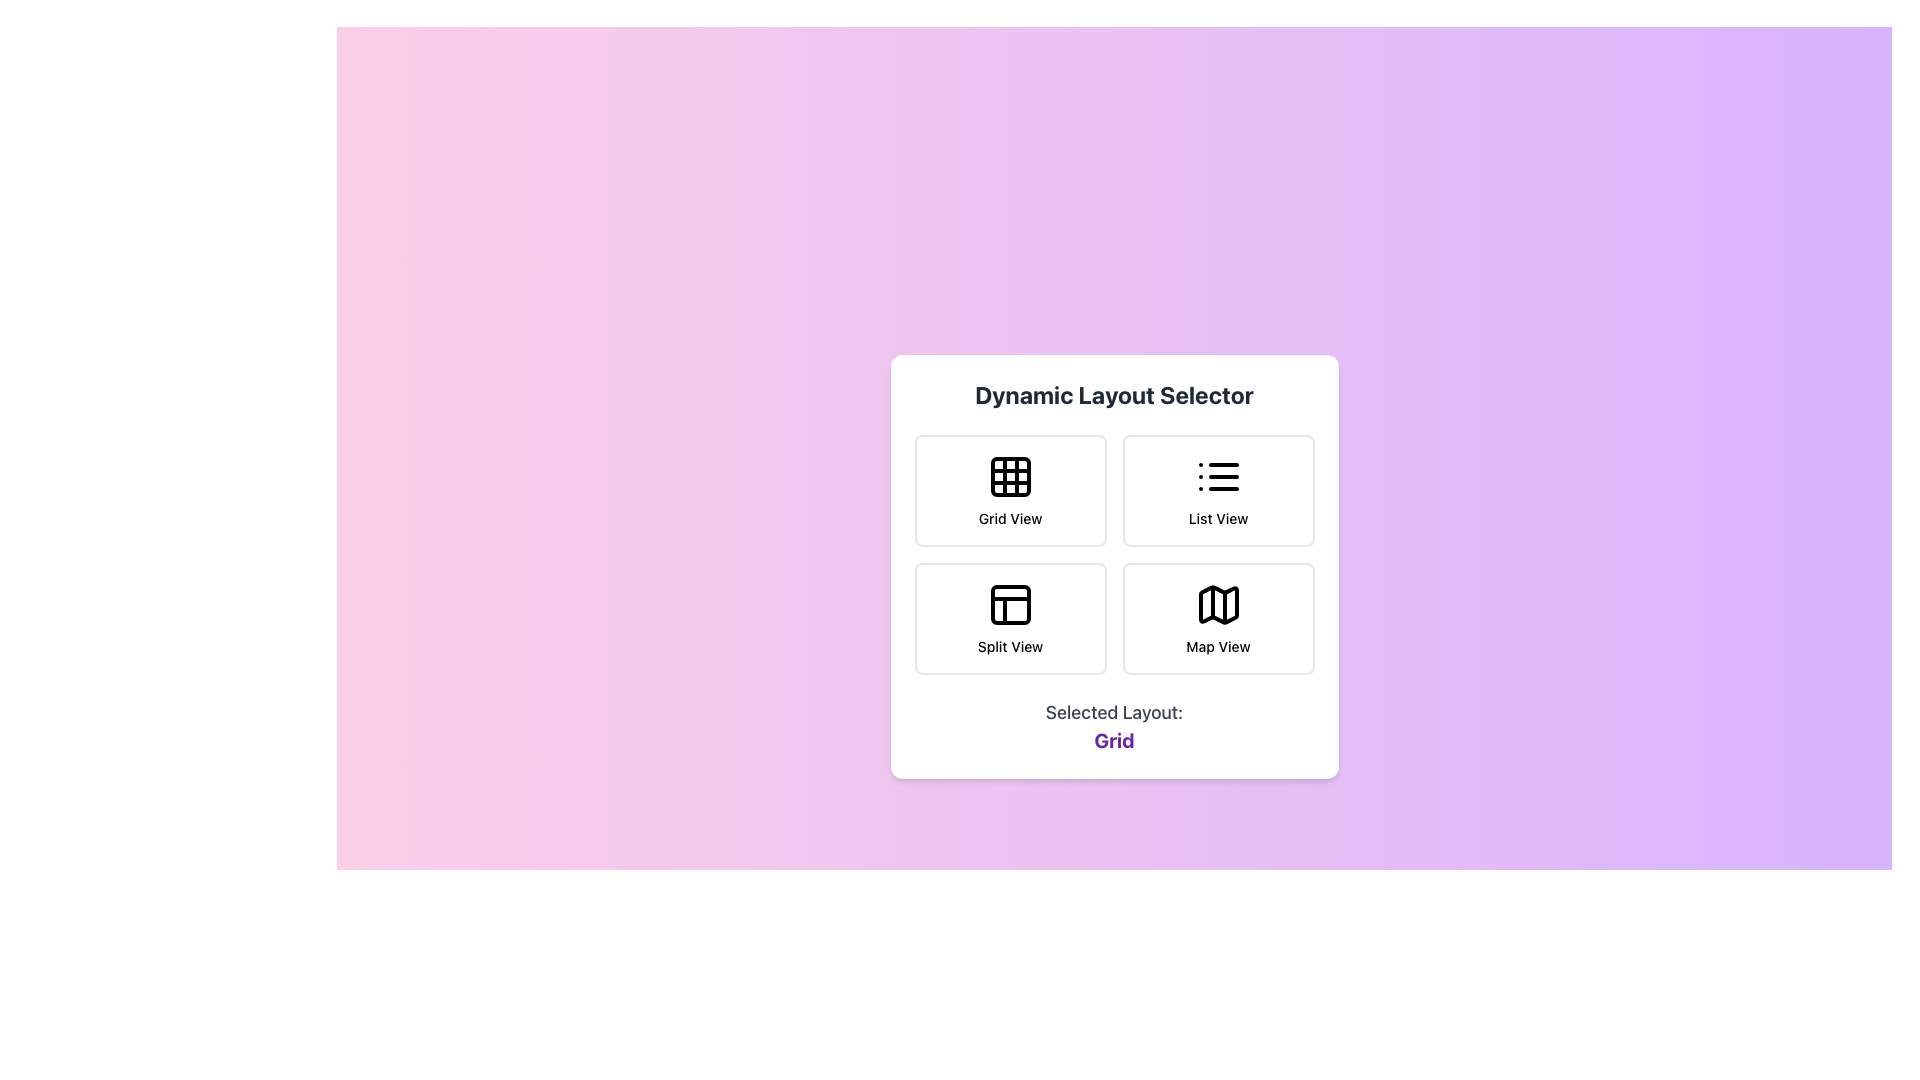 The image size is (1920, 1080). Describe the element at coordinates (1217, 604) in the screenshot. I see `the 'Map View' icon located in the bottom-right section of the layout selection interface` at that location.